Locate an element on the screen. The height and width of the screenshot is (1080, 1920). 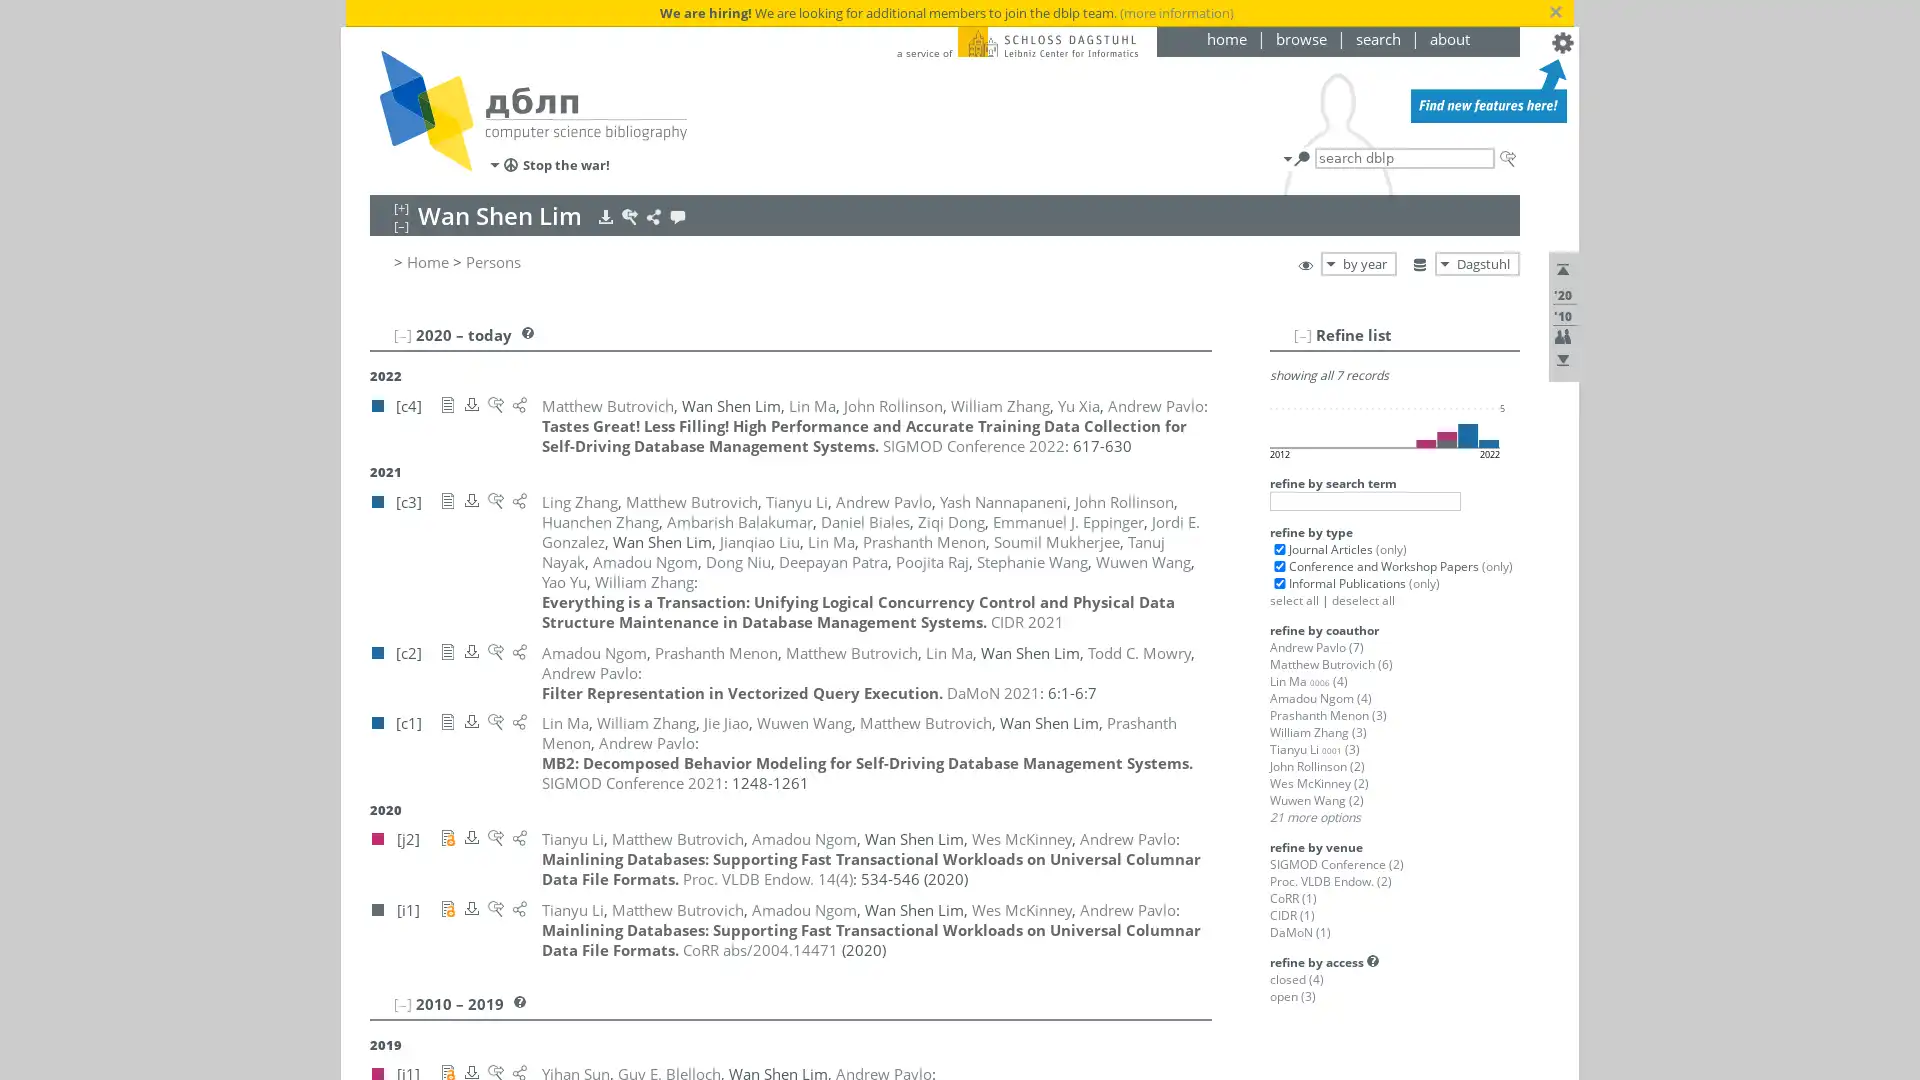
21 more options is located at coordinates (1315, 817).